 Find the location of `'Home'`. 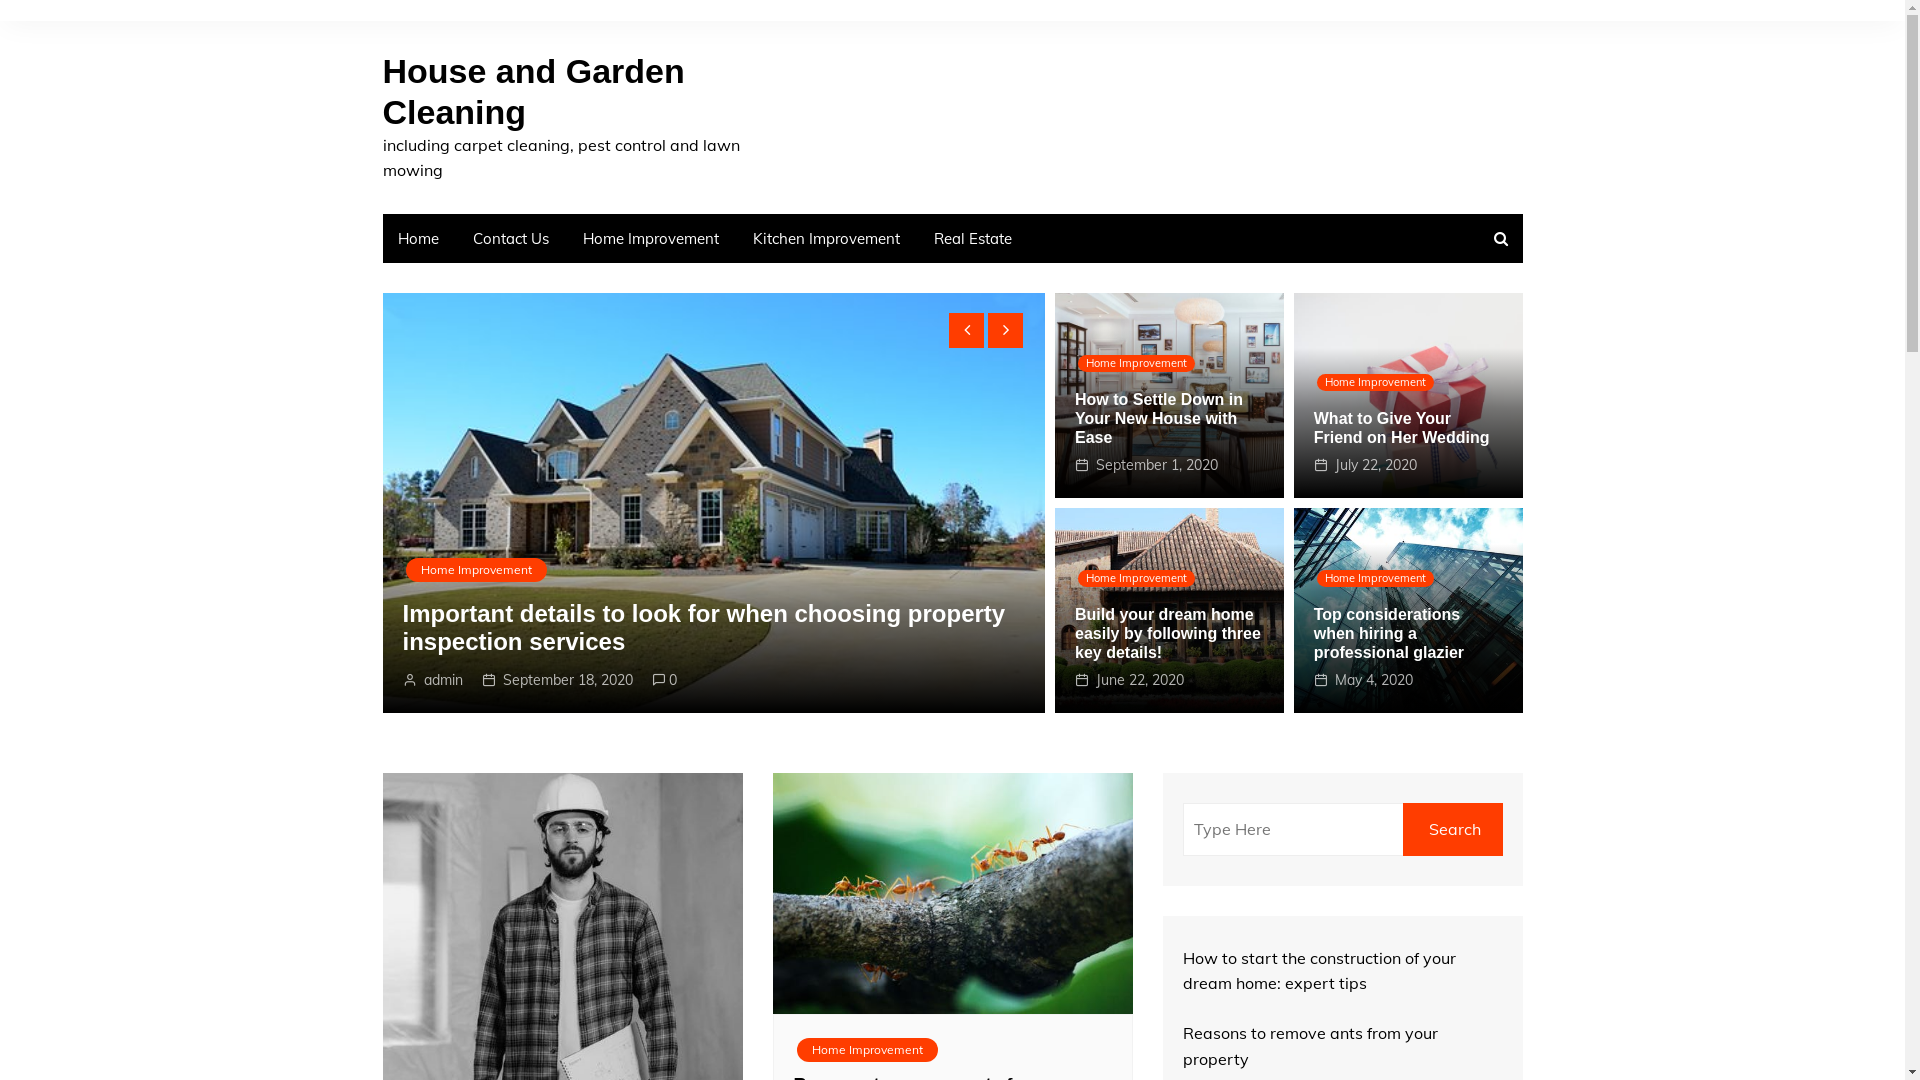

'Home' is located at coordinates (382, 237).